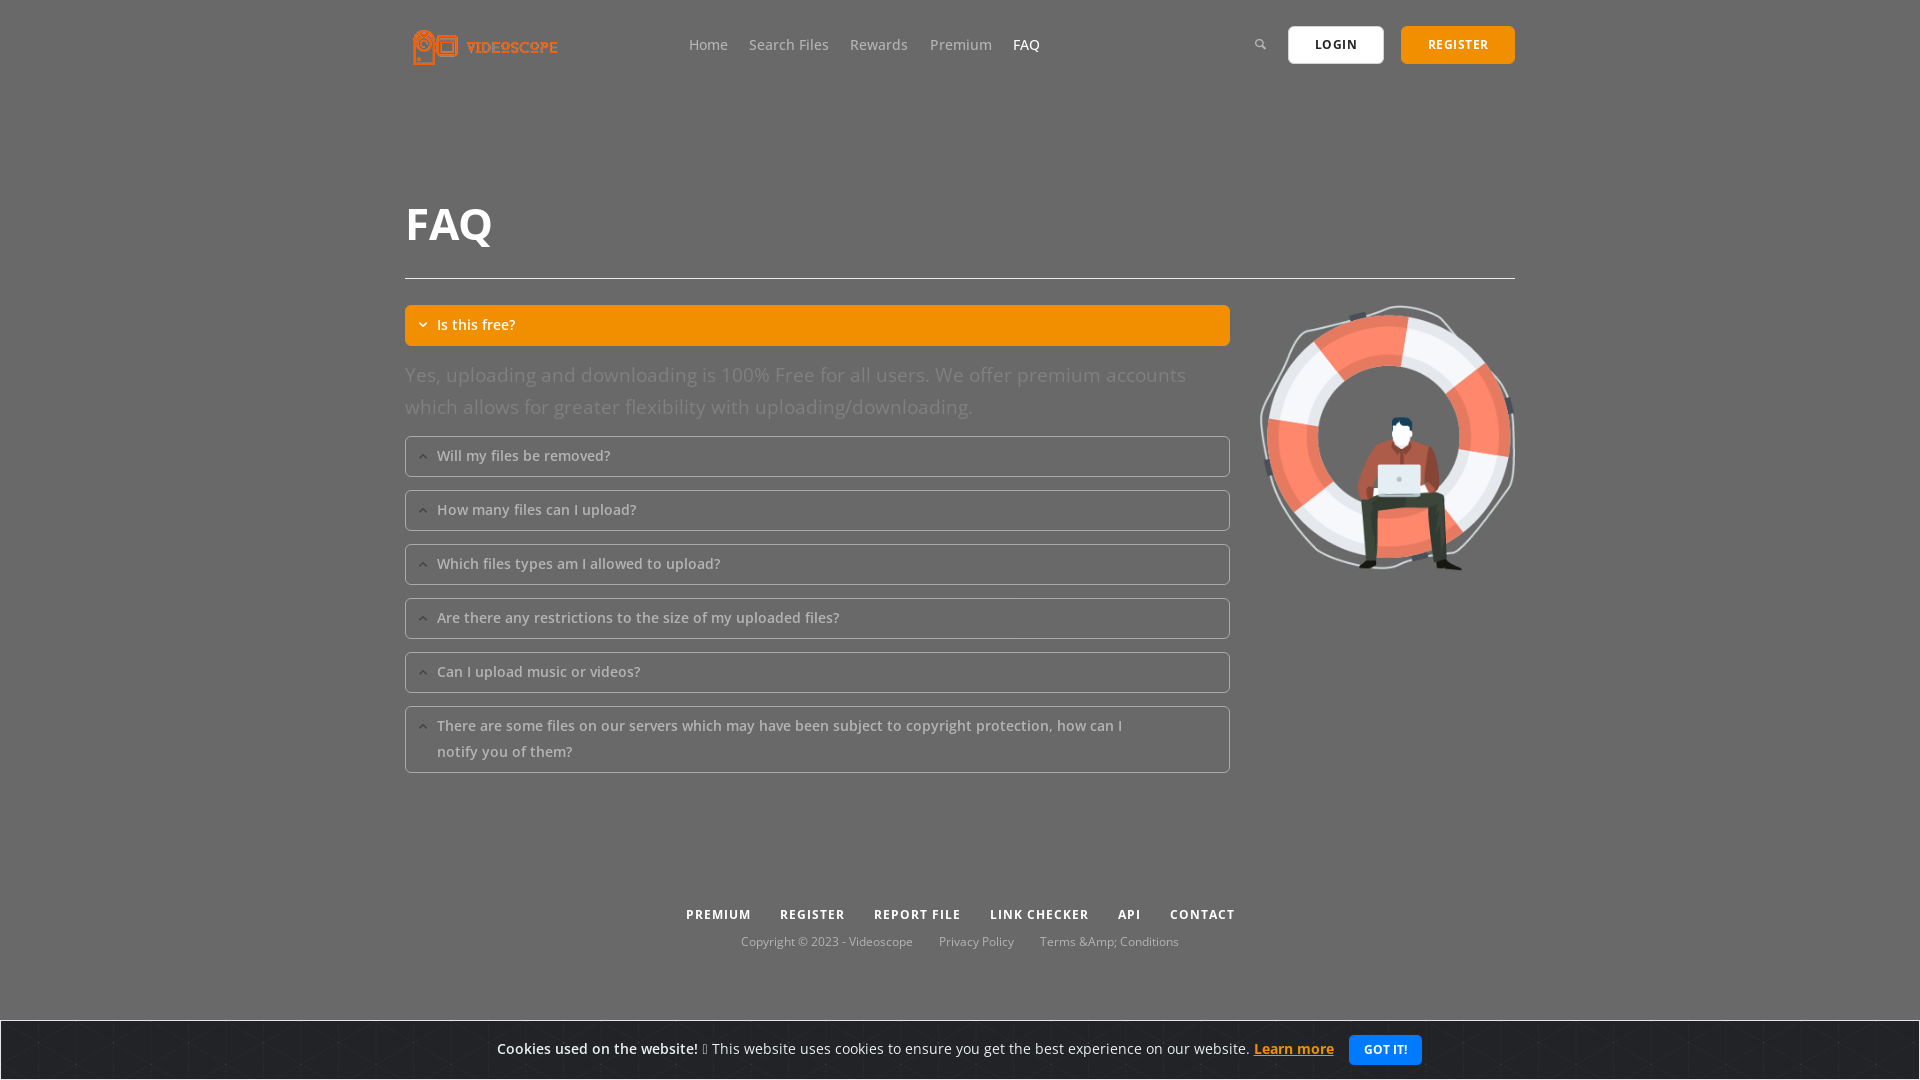  Describe the element at coordinates (787, 44) in the screenshot. I see `'Search Files'` at that location.